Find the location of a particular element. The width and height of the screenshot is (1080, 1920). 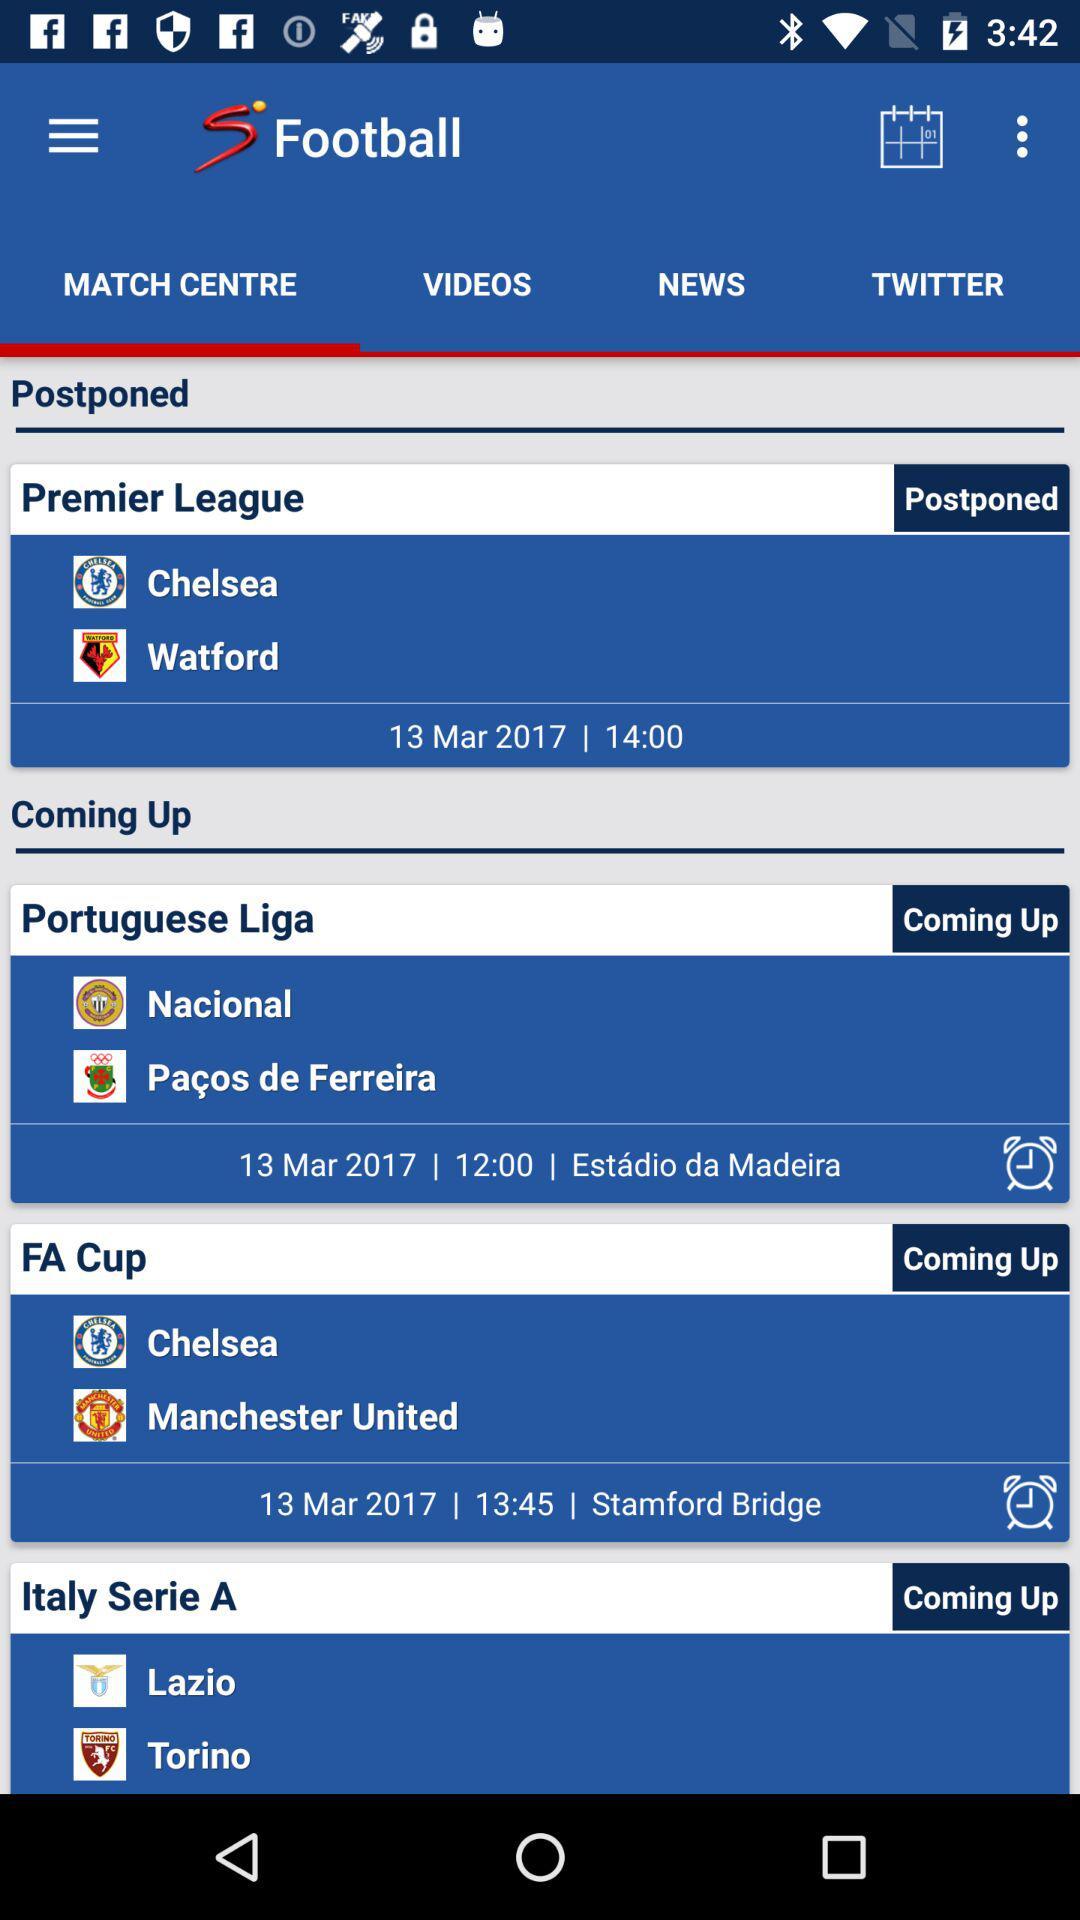

click on the menu option is located at coordinates (72, 135).